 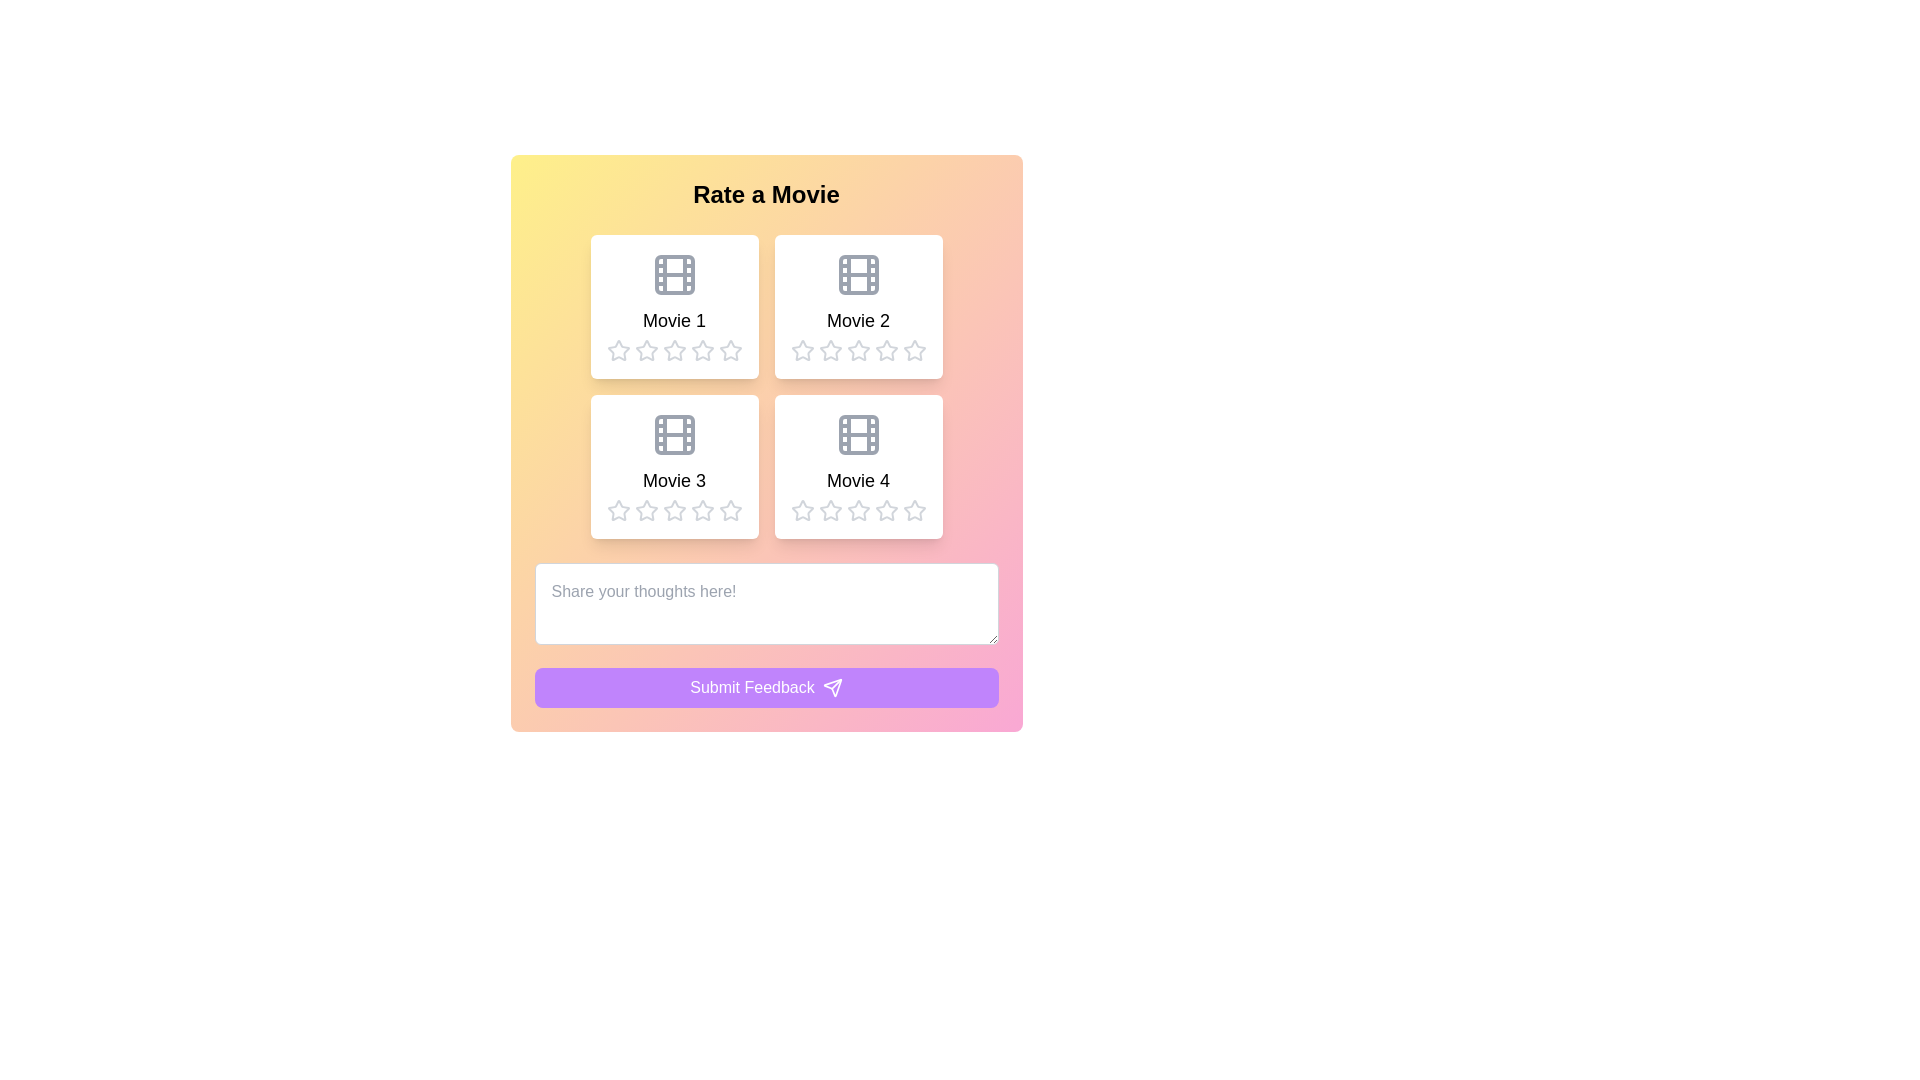 What do you see at coordinates (674, 319) in the screenshot?
I see `the text label displaying 'Movie 1', which is centrally located beneath the movie thumbnail icon in the upper-left card of a 2x2 grid layout` at bounding box center [674, 319].